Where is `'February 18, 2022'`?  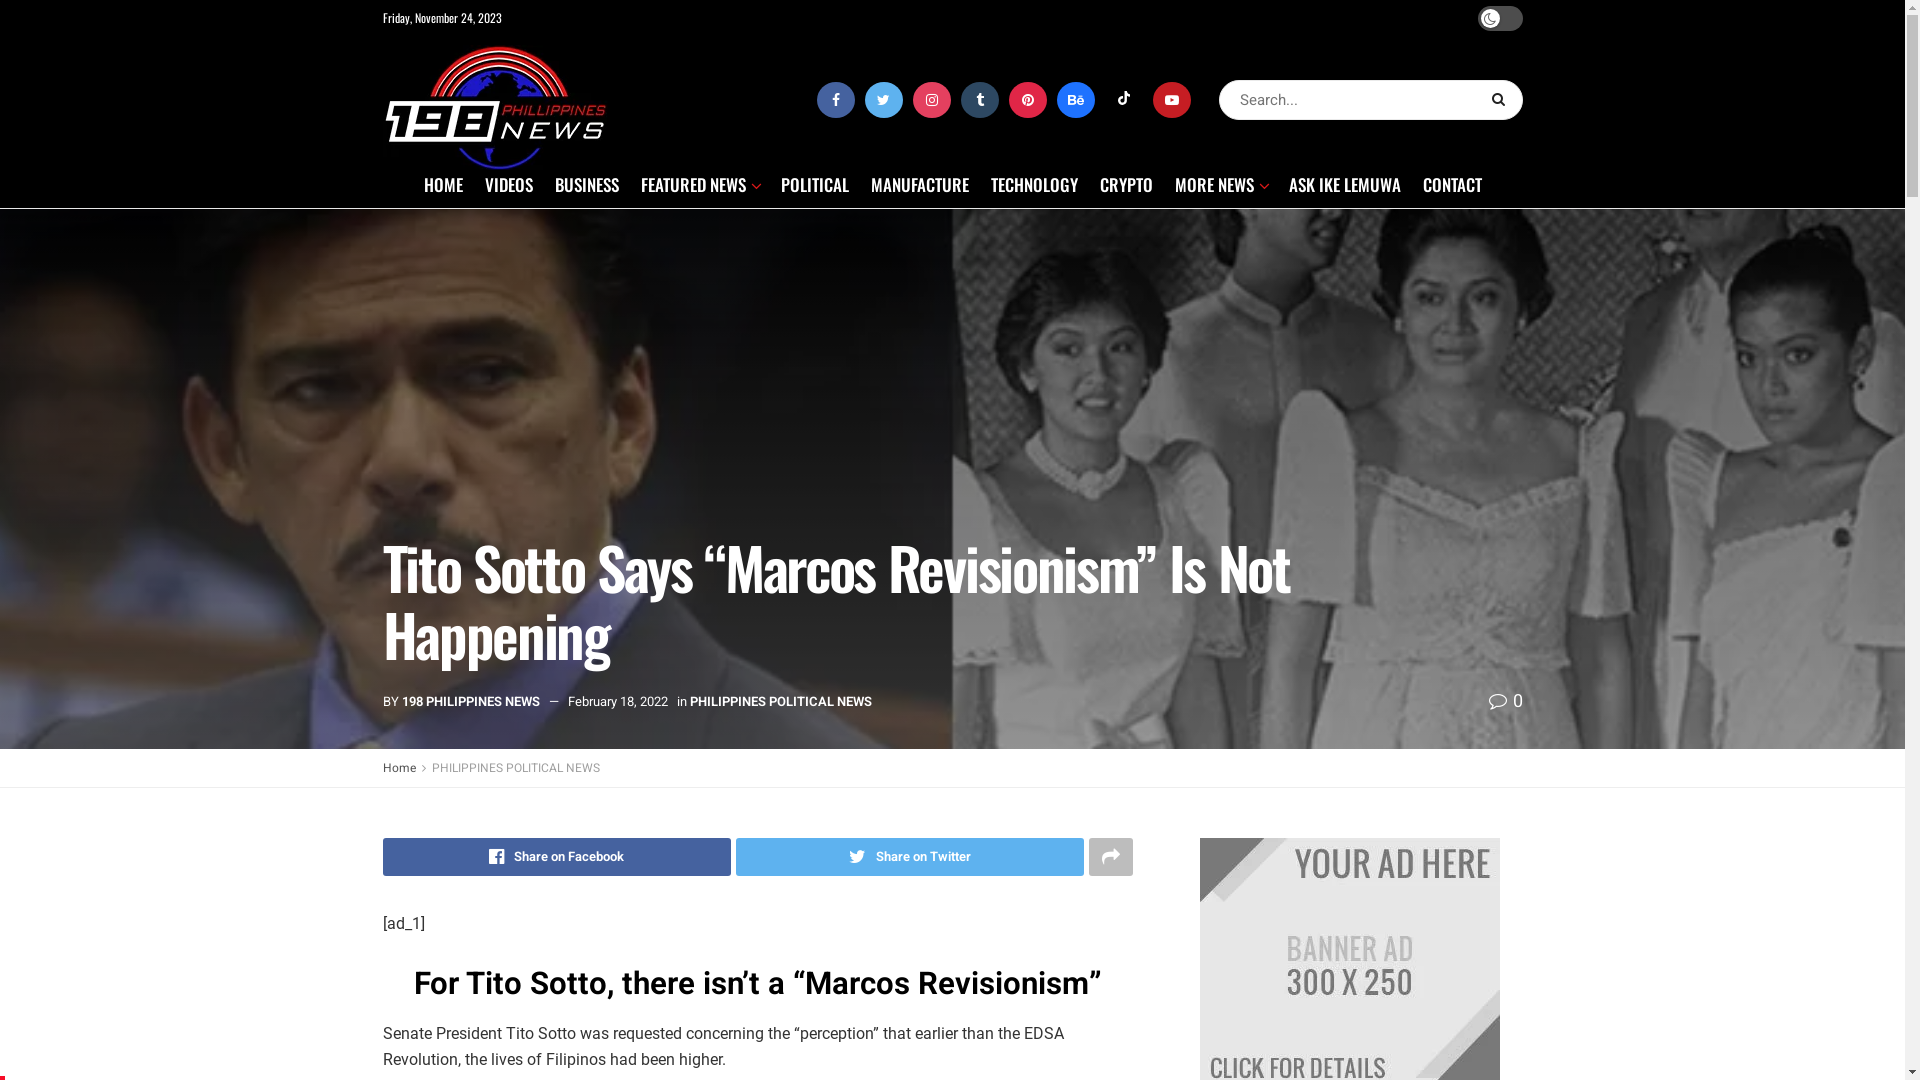
'February 18, 2022' is located at coordinates (617, 700).